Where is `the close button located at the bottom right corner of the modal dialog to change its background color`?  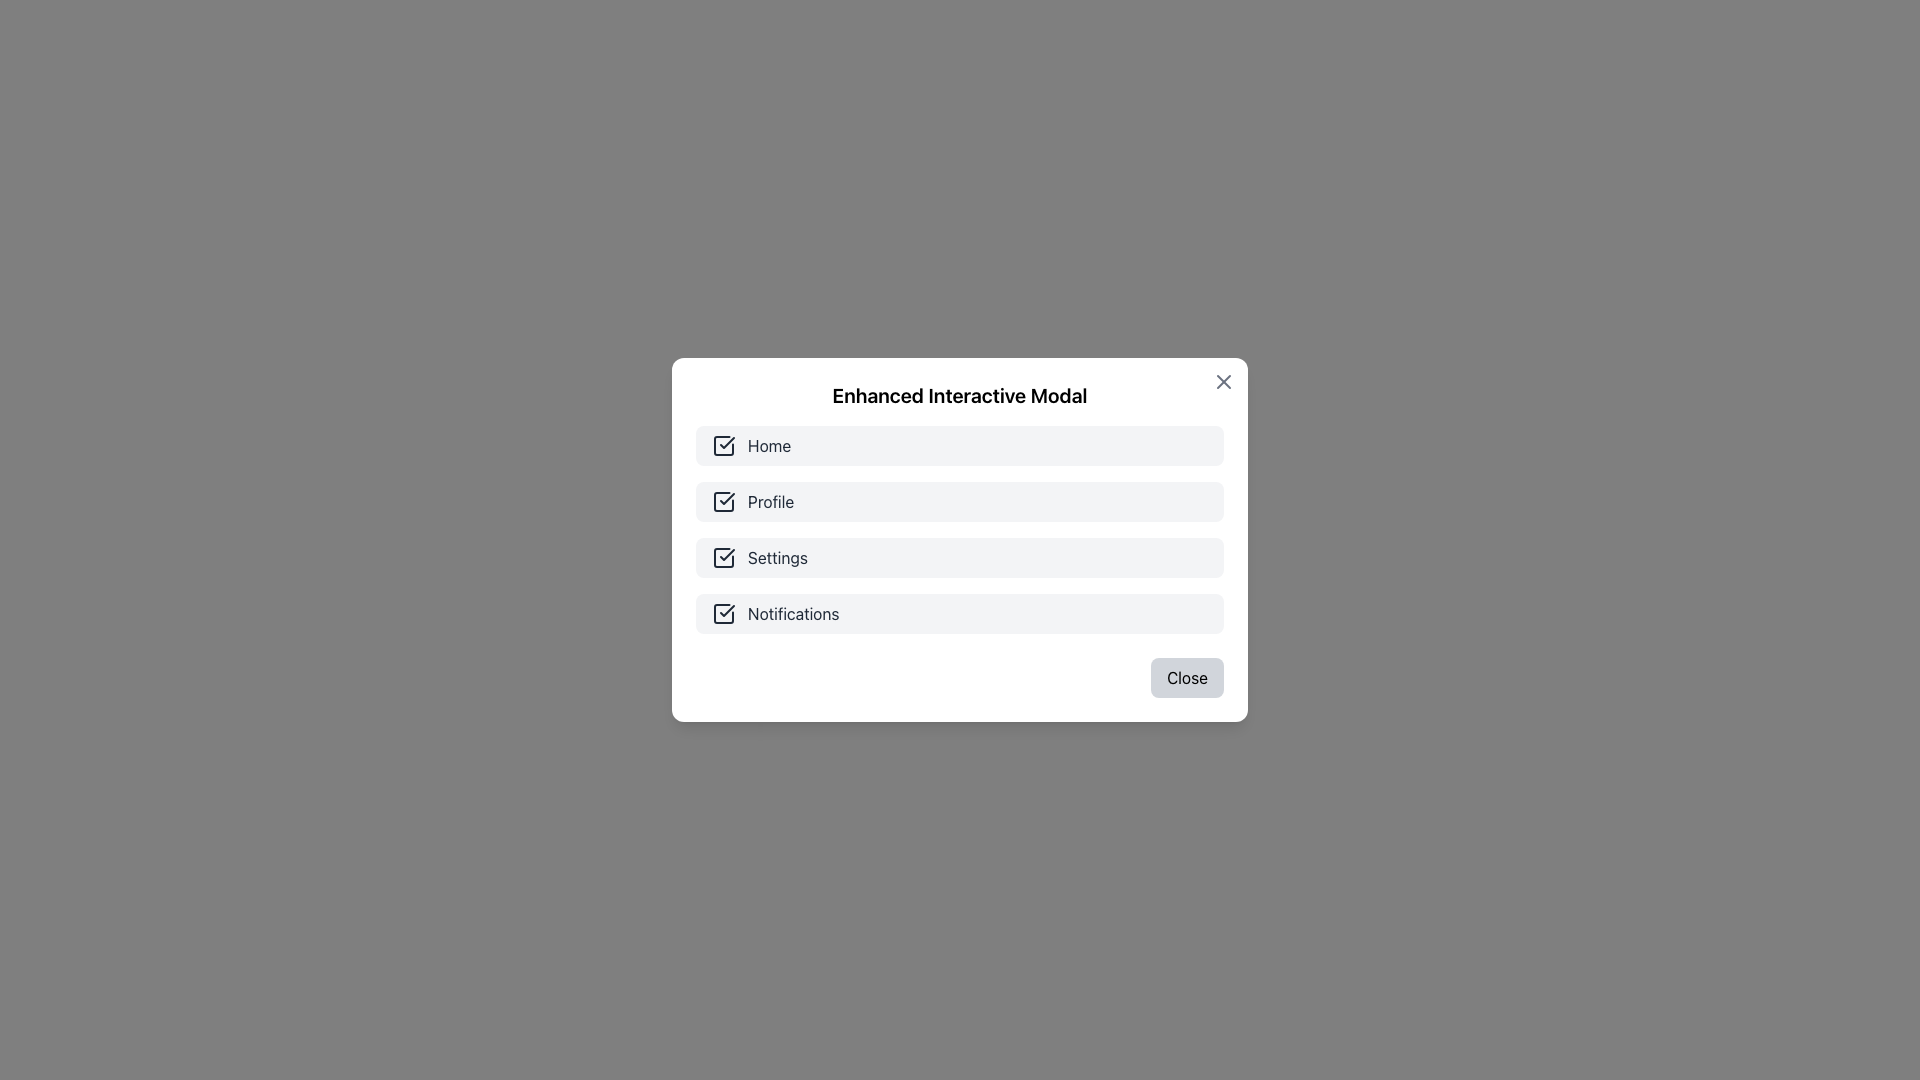
the close button located at the bottom right corner of the modal dialog to change its background color is located at coordinates (1187, 677).